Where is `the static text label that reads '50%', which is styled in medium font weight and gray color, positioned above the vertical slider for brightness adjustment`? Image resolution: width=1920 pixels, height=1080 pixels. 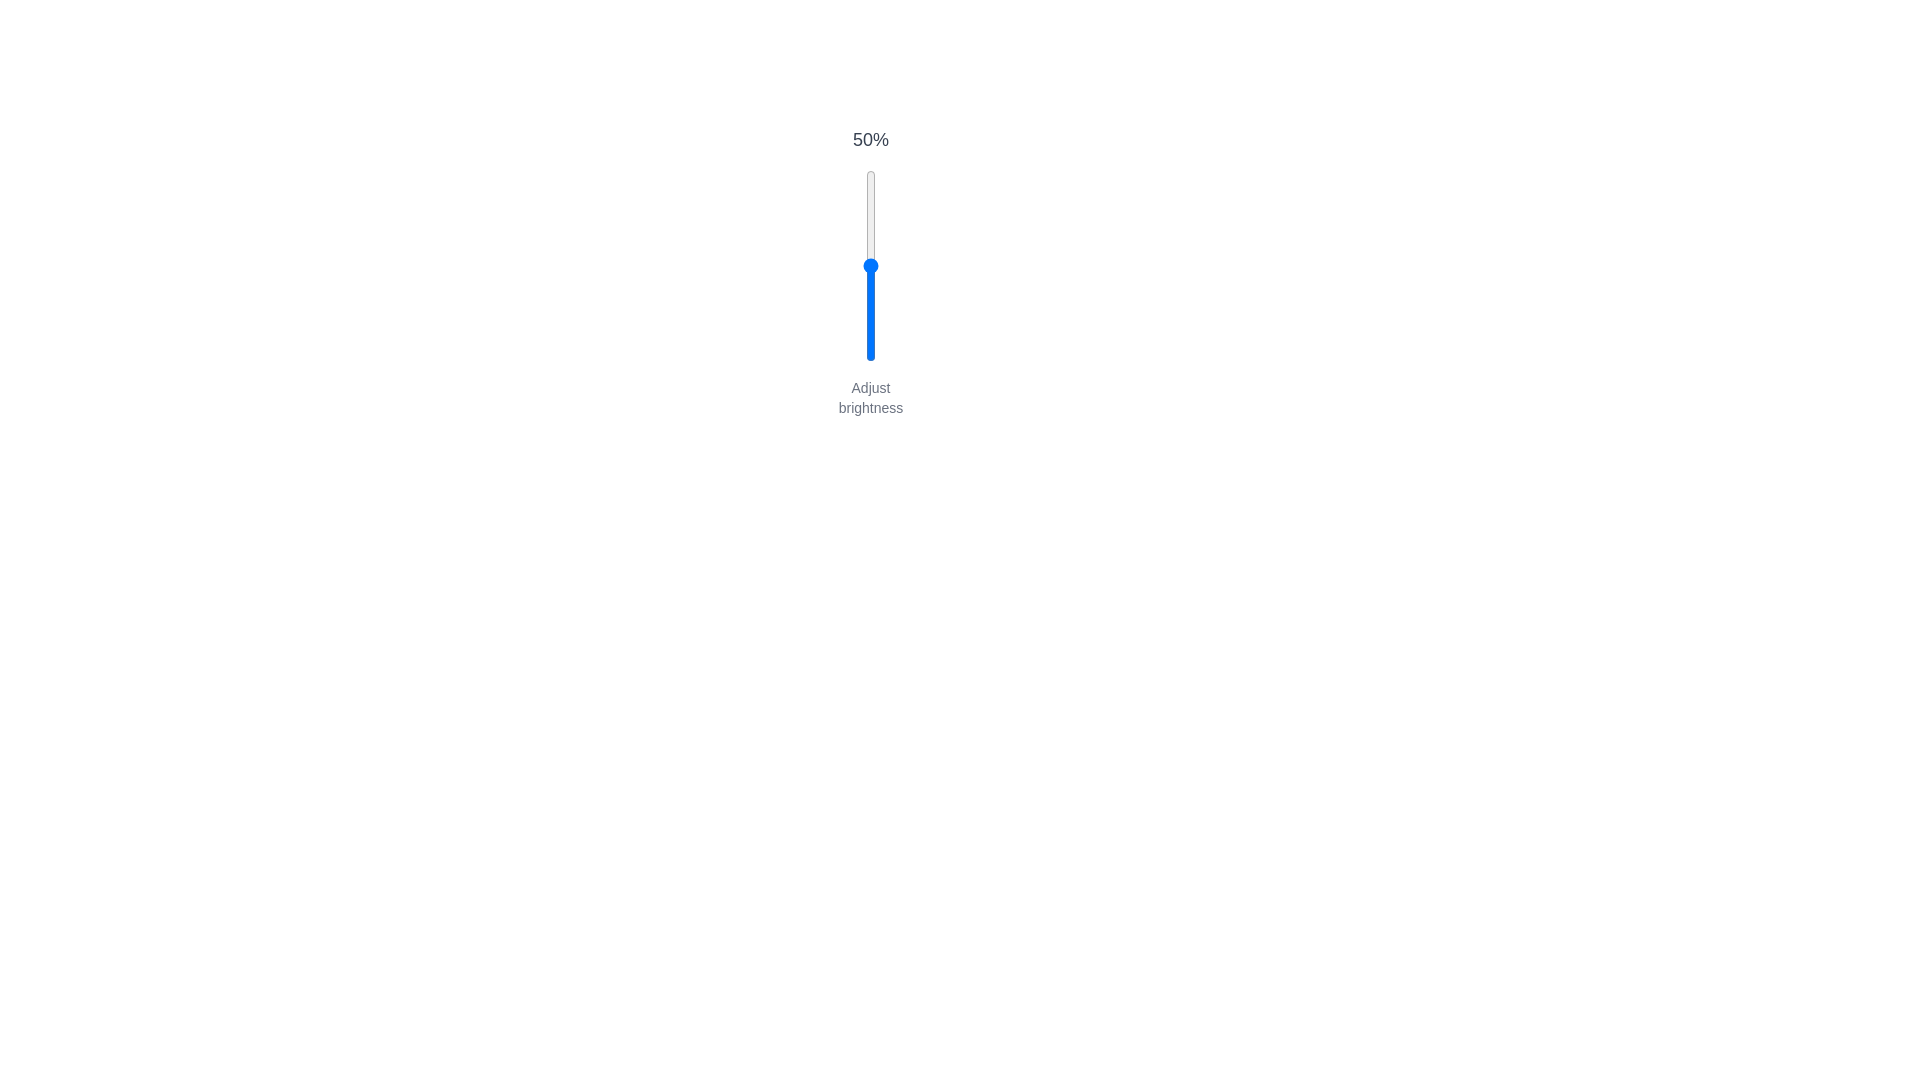
the static text label that reads '50%', which is styled in medium font weight and gray color, positioned above the vertical slider for brightness adjustment is located at coordinates (870, 138).